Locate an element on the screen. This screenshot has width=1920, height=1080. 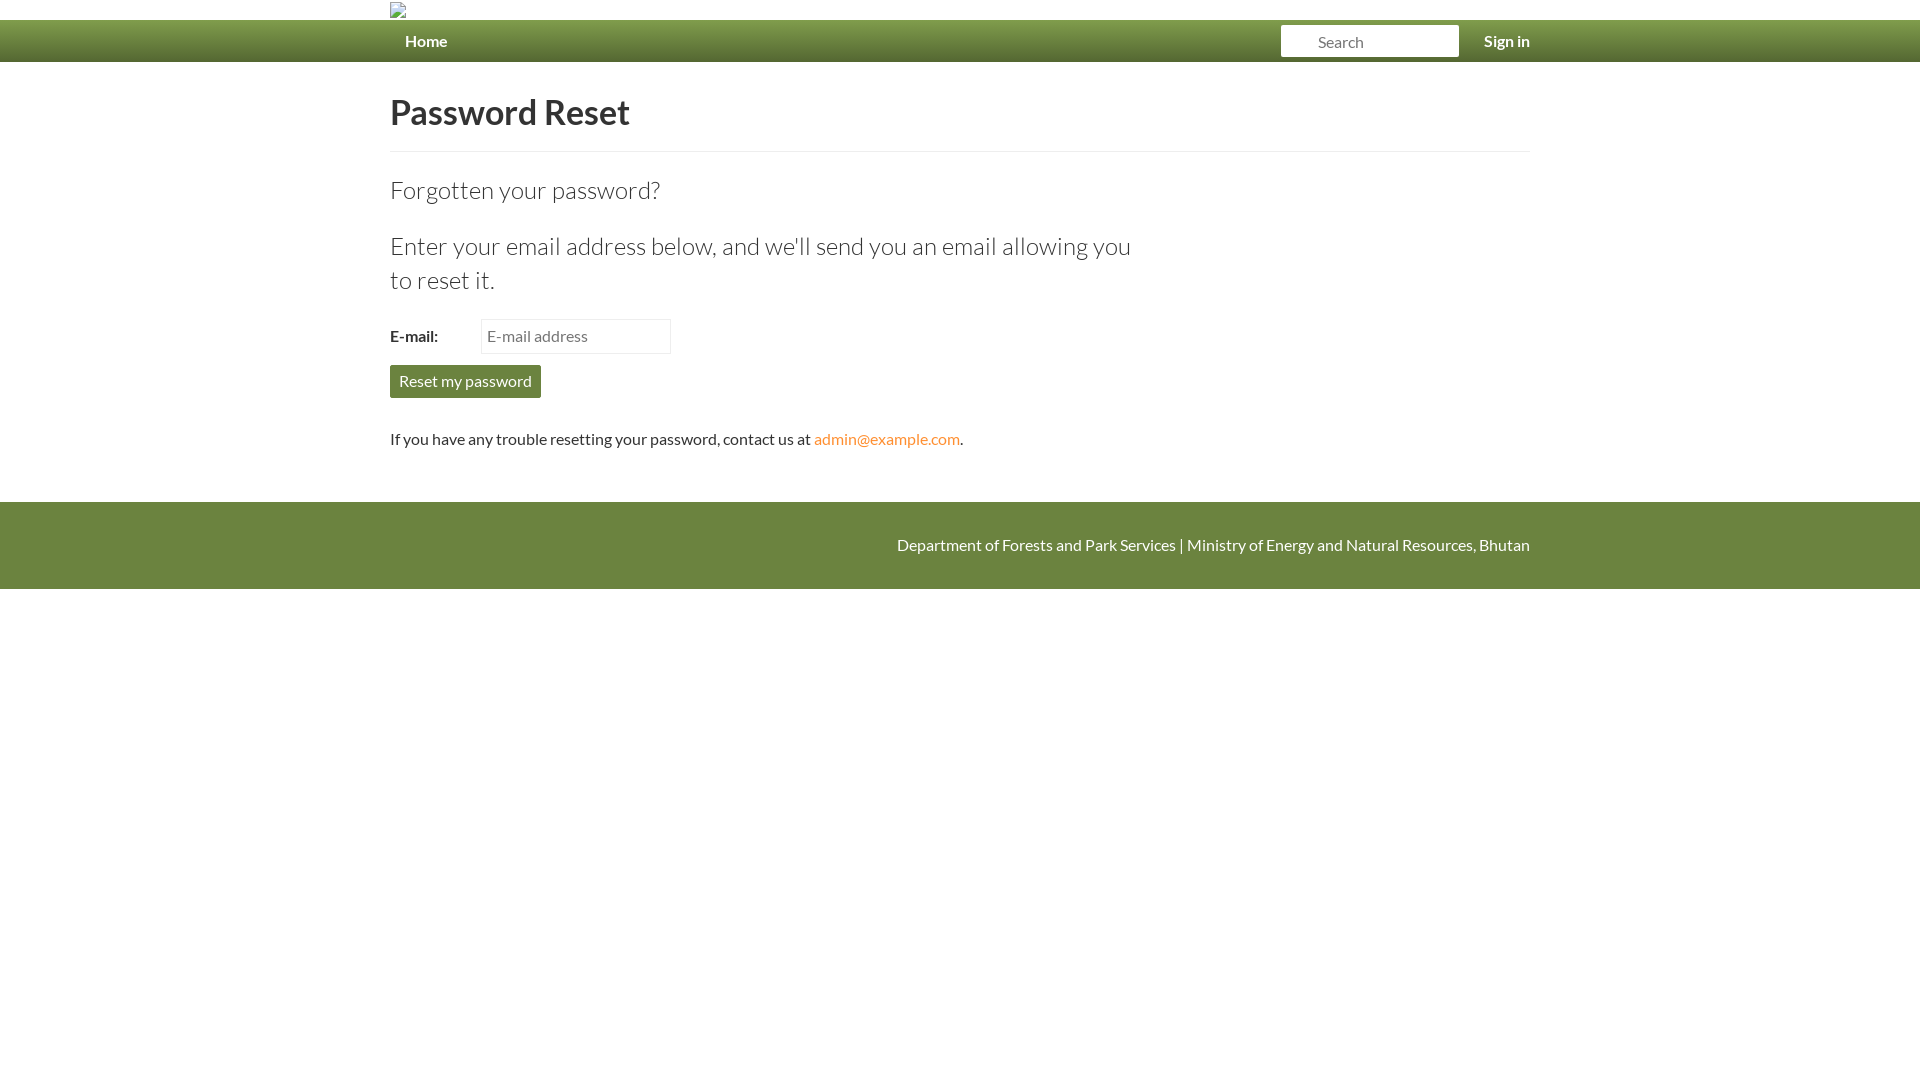
'Sign in' is located at coordinates (1507, 41).